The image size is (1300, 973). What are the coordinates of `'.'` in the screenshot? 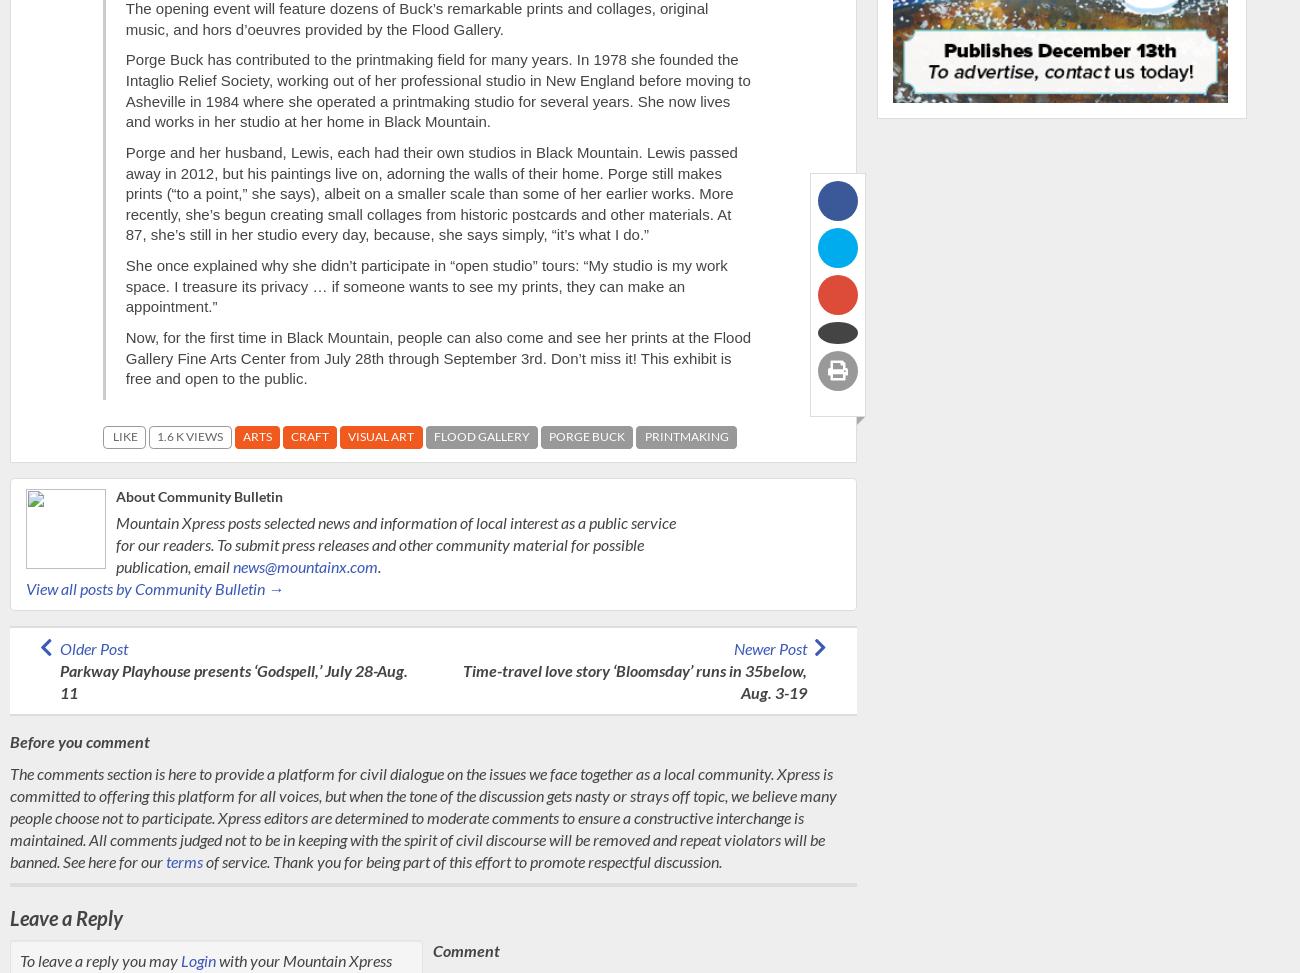 It's located at (378, 565).